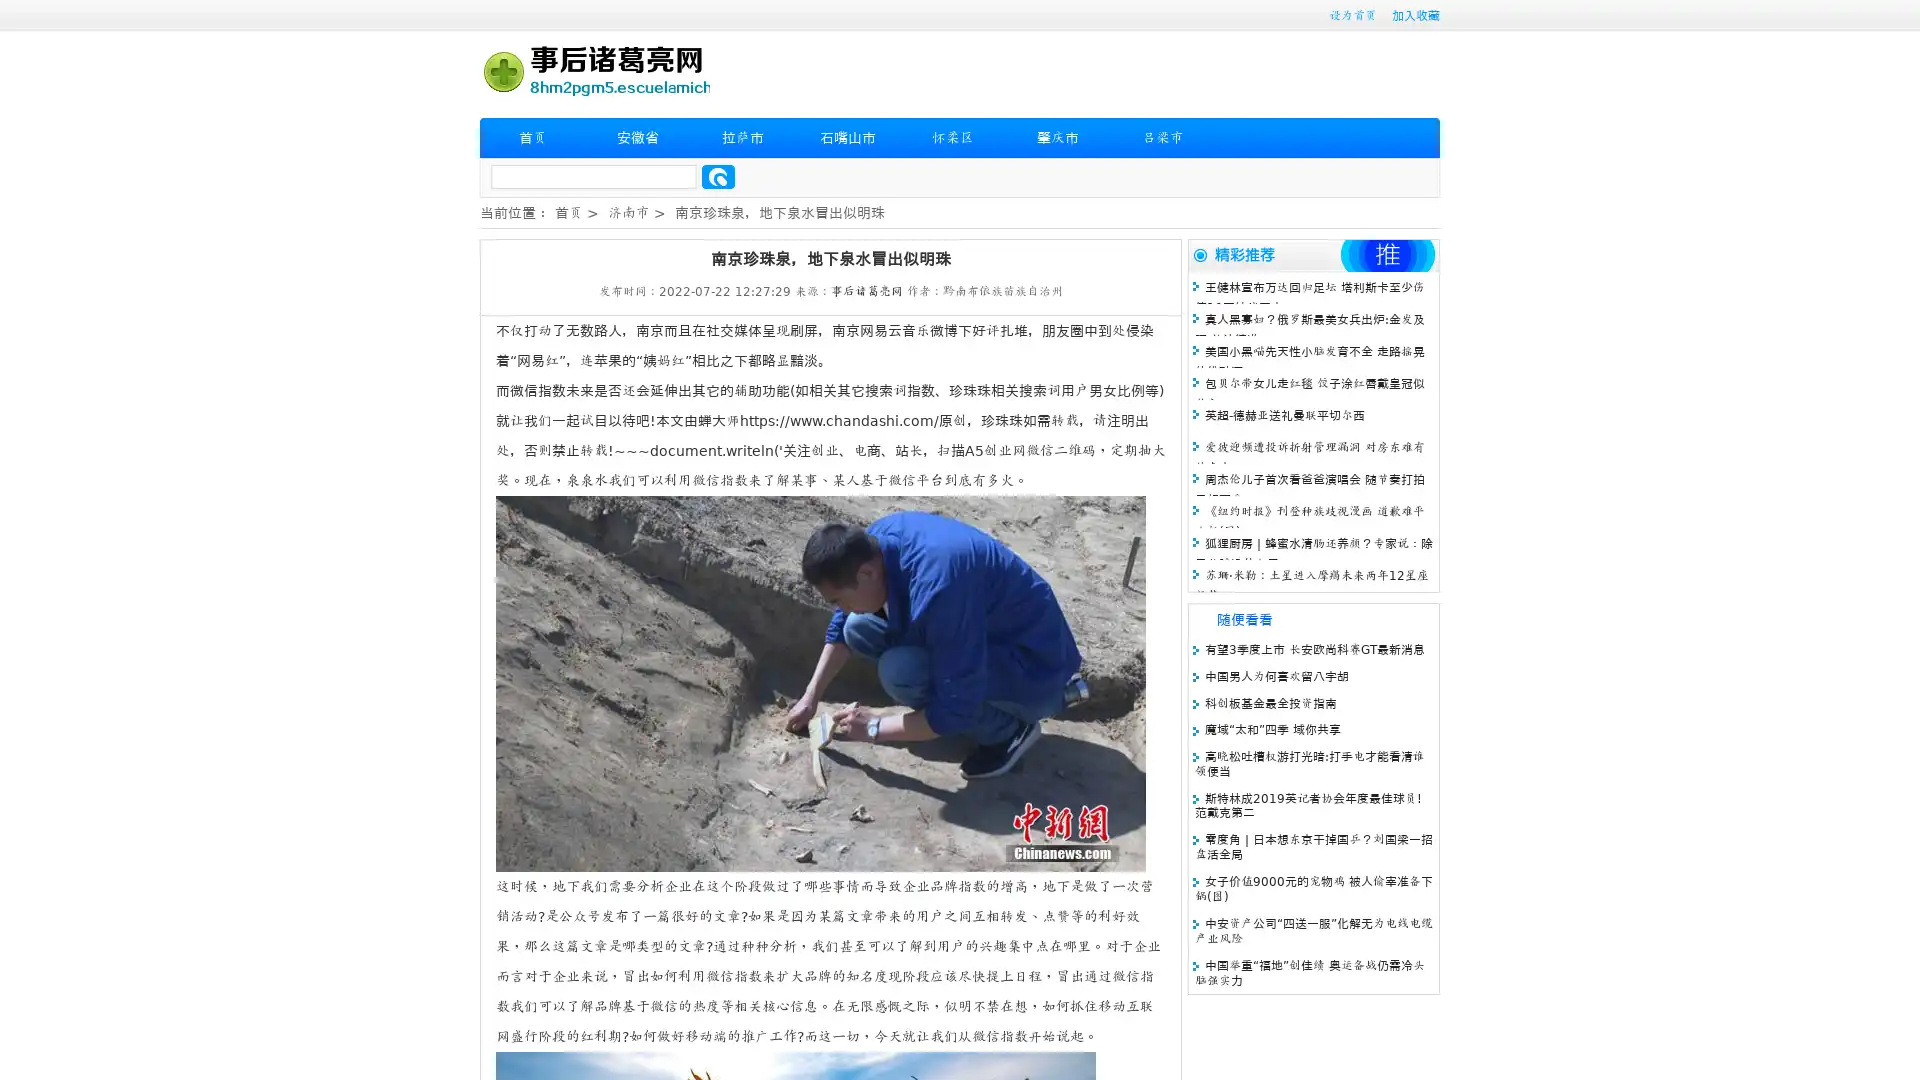 This screenshot has width=1920, height=1080. Describe the element at coordinates (718, 176) in the screenshot. I see `Search` at that location.